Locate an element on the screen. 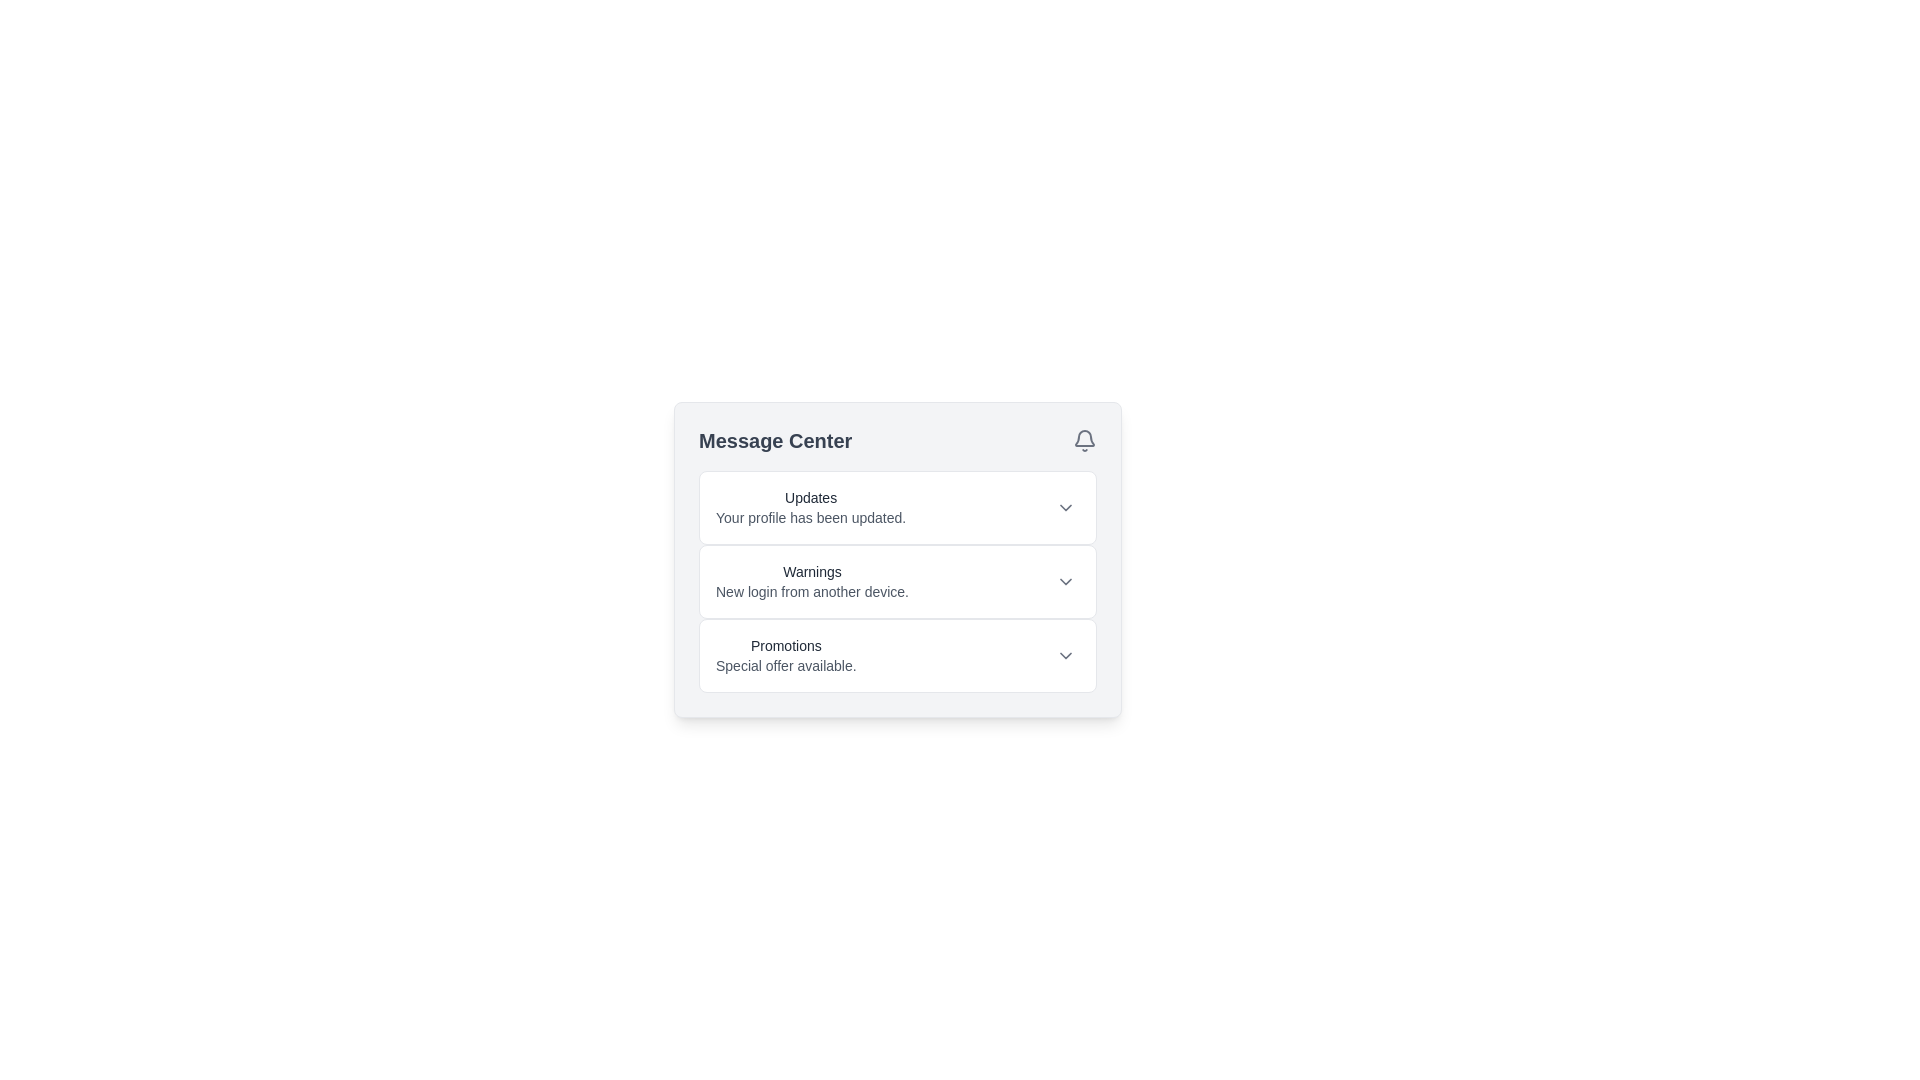 The width and height of the screenshot is (1920, 1080). the toggle button icon located at the far-right side of the 'Promotions' section is located at coordinates (1064, 655).